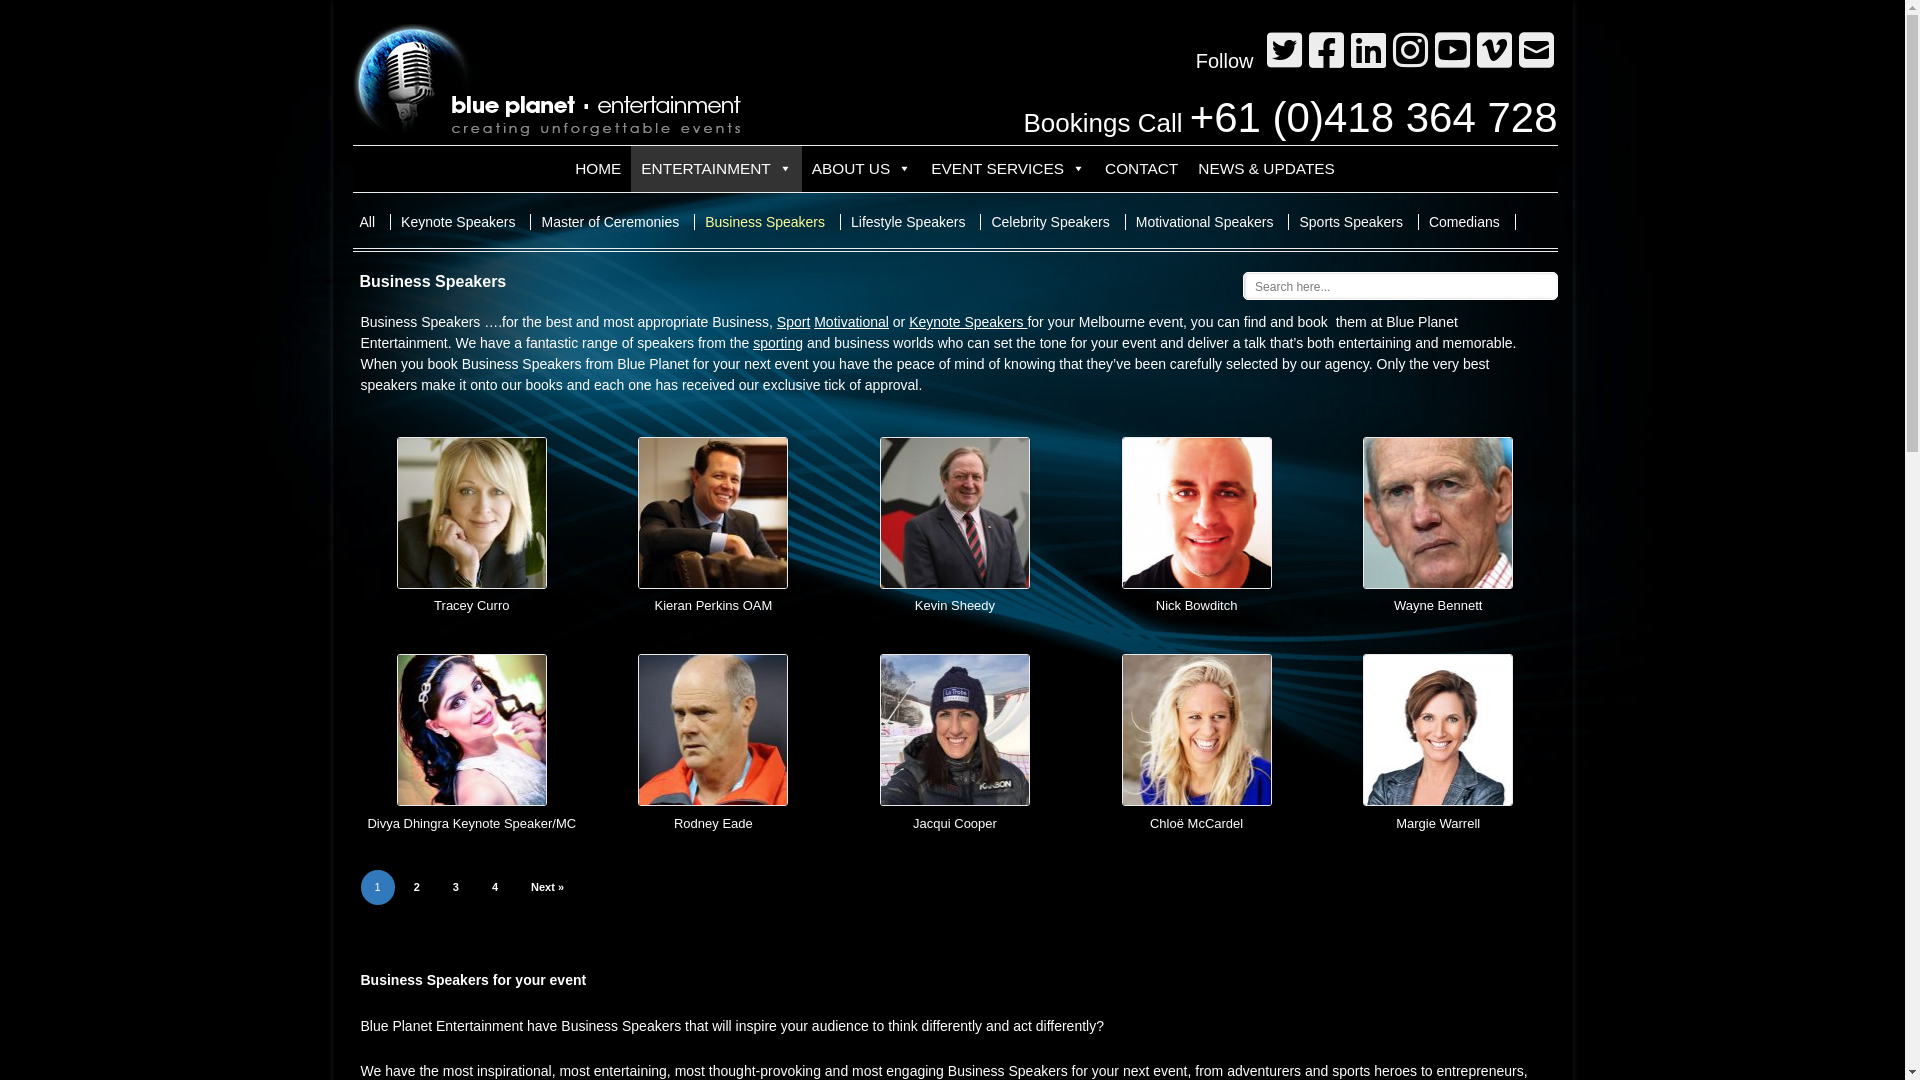  Describe the element at coordinates (792, 320) in the screenshot. I see `'Sport'` at that location.